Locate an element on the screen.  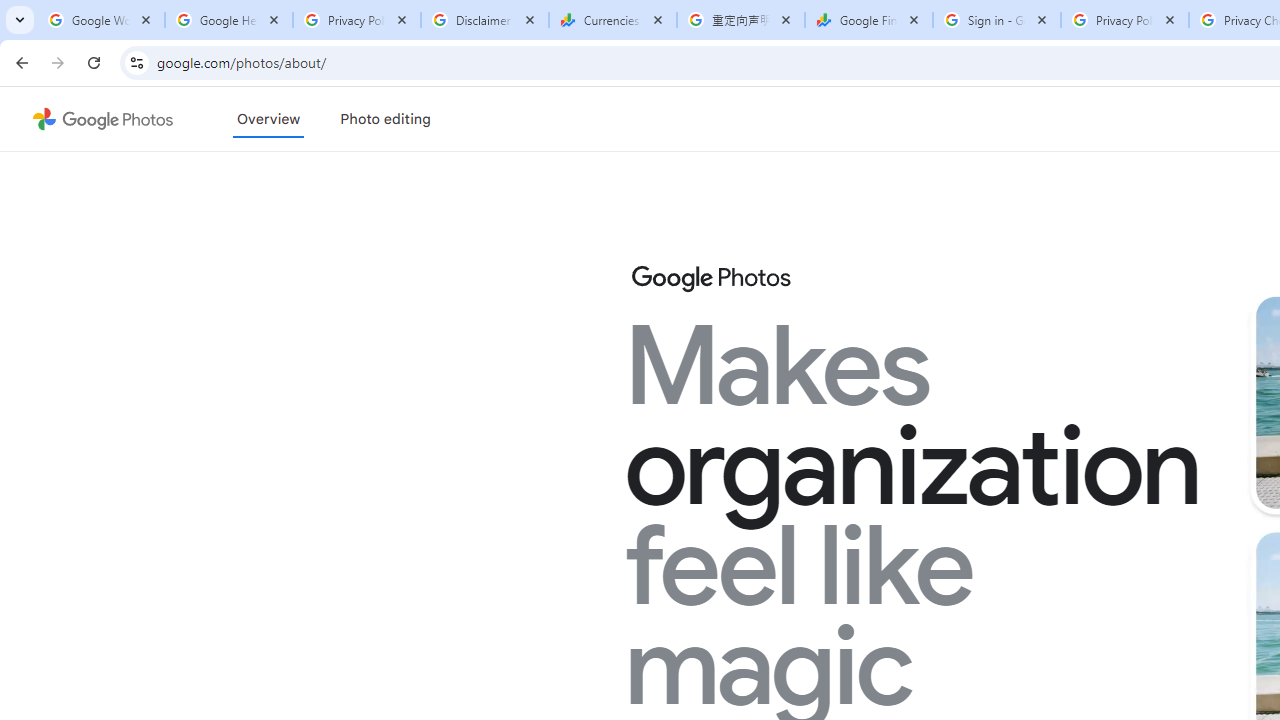
'Visit the Overview page' is located at coordinates (267, 119).